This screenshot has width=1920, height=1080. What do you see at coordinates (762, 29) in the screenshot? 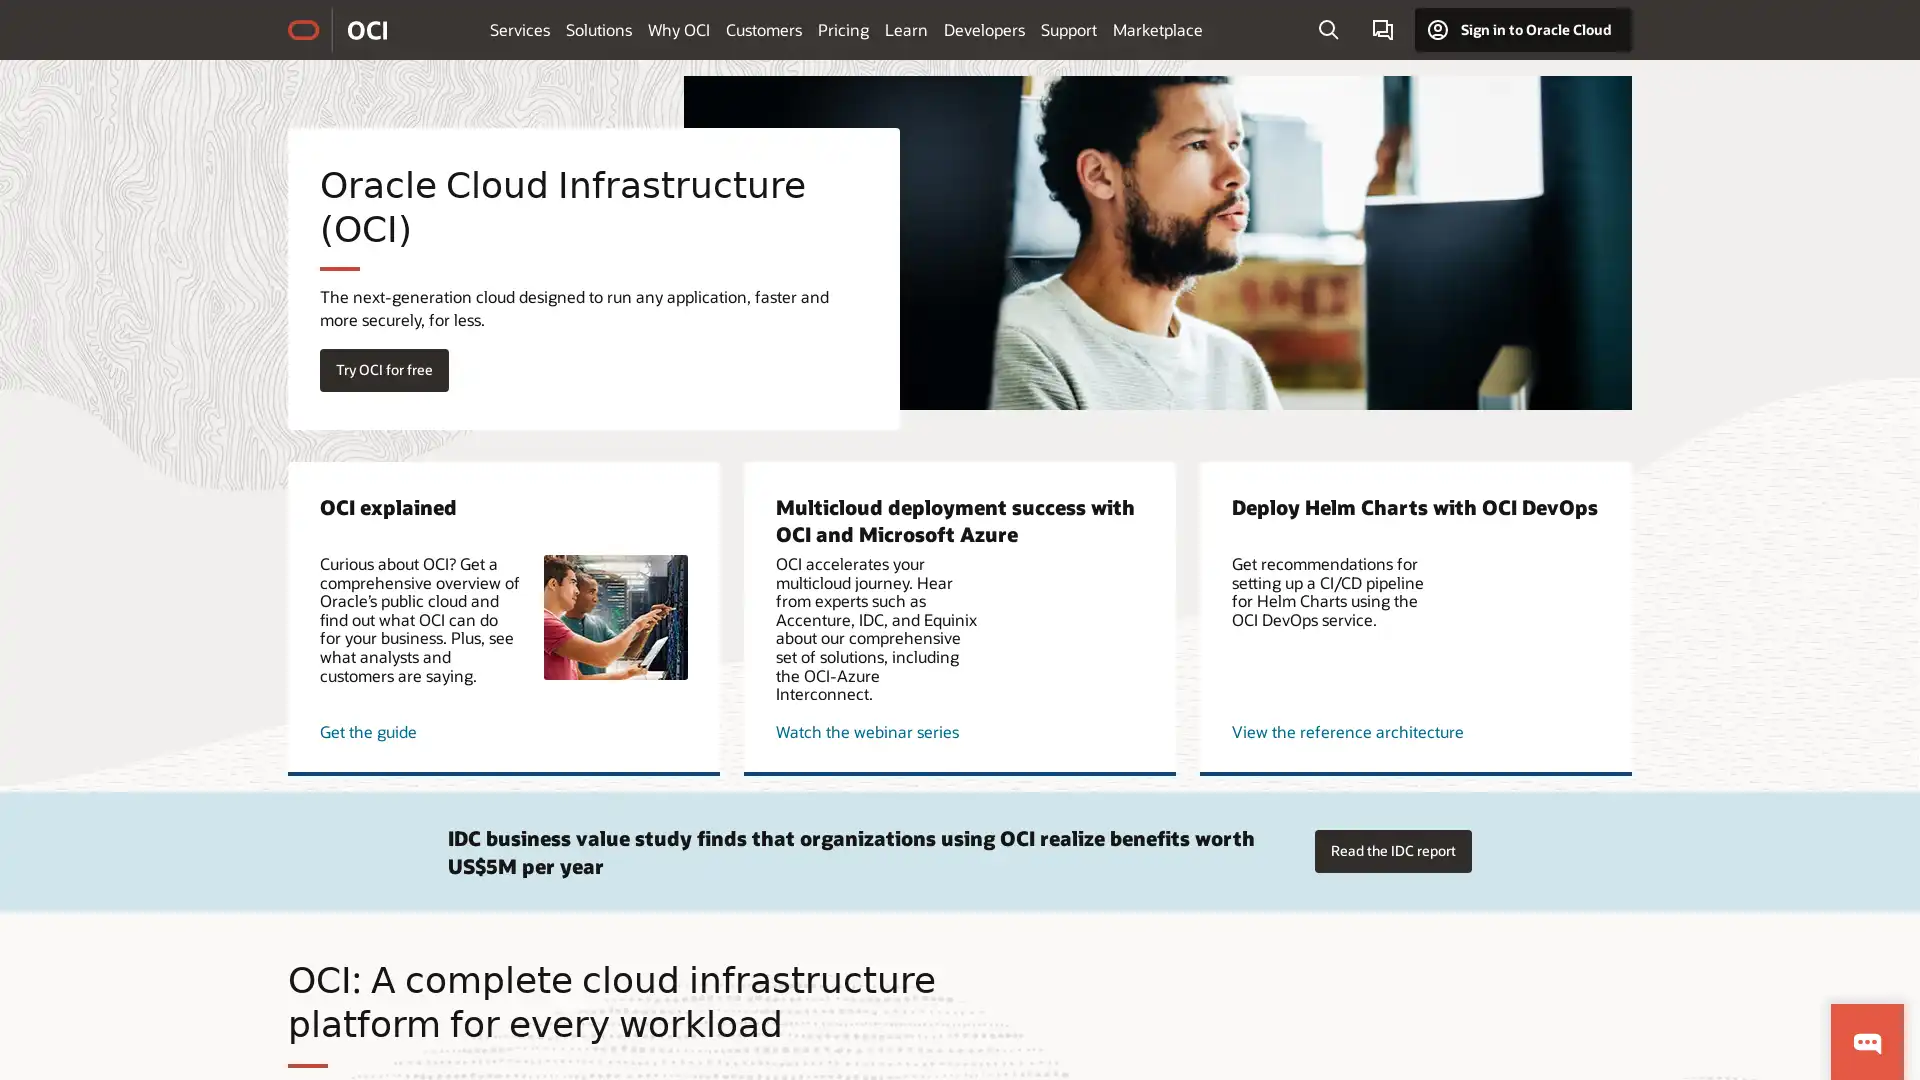
I see `Customers` at bounding box center [762, 29].